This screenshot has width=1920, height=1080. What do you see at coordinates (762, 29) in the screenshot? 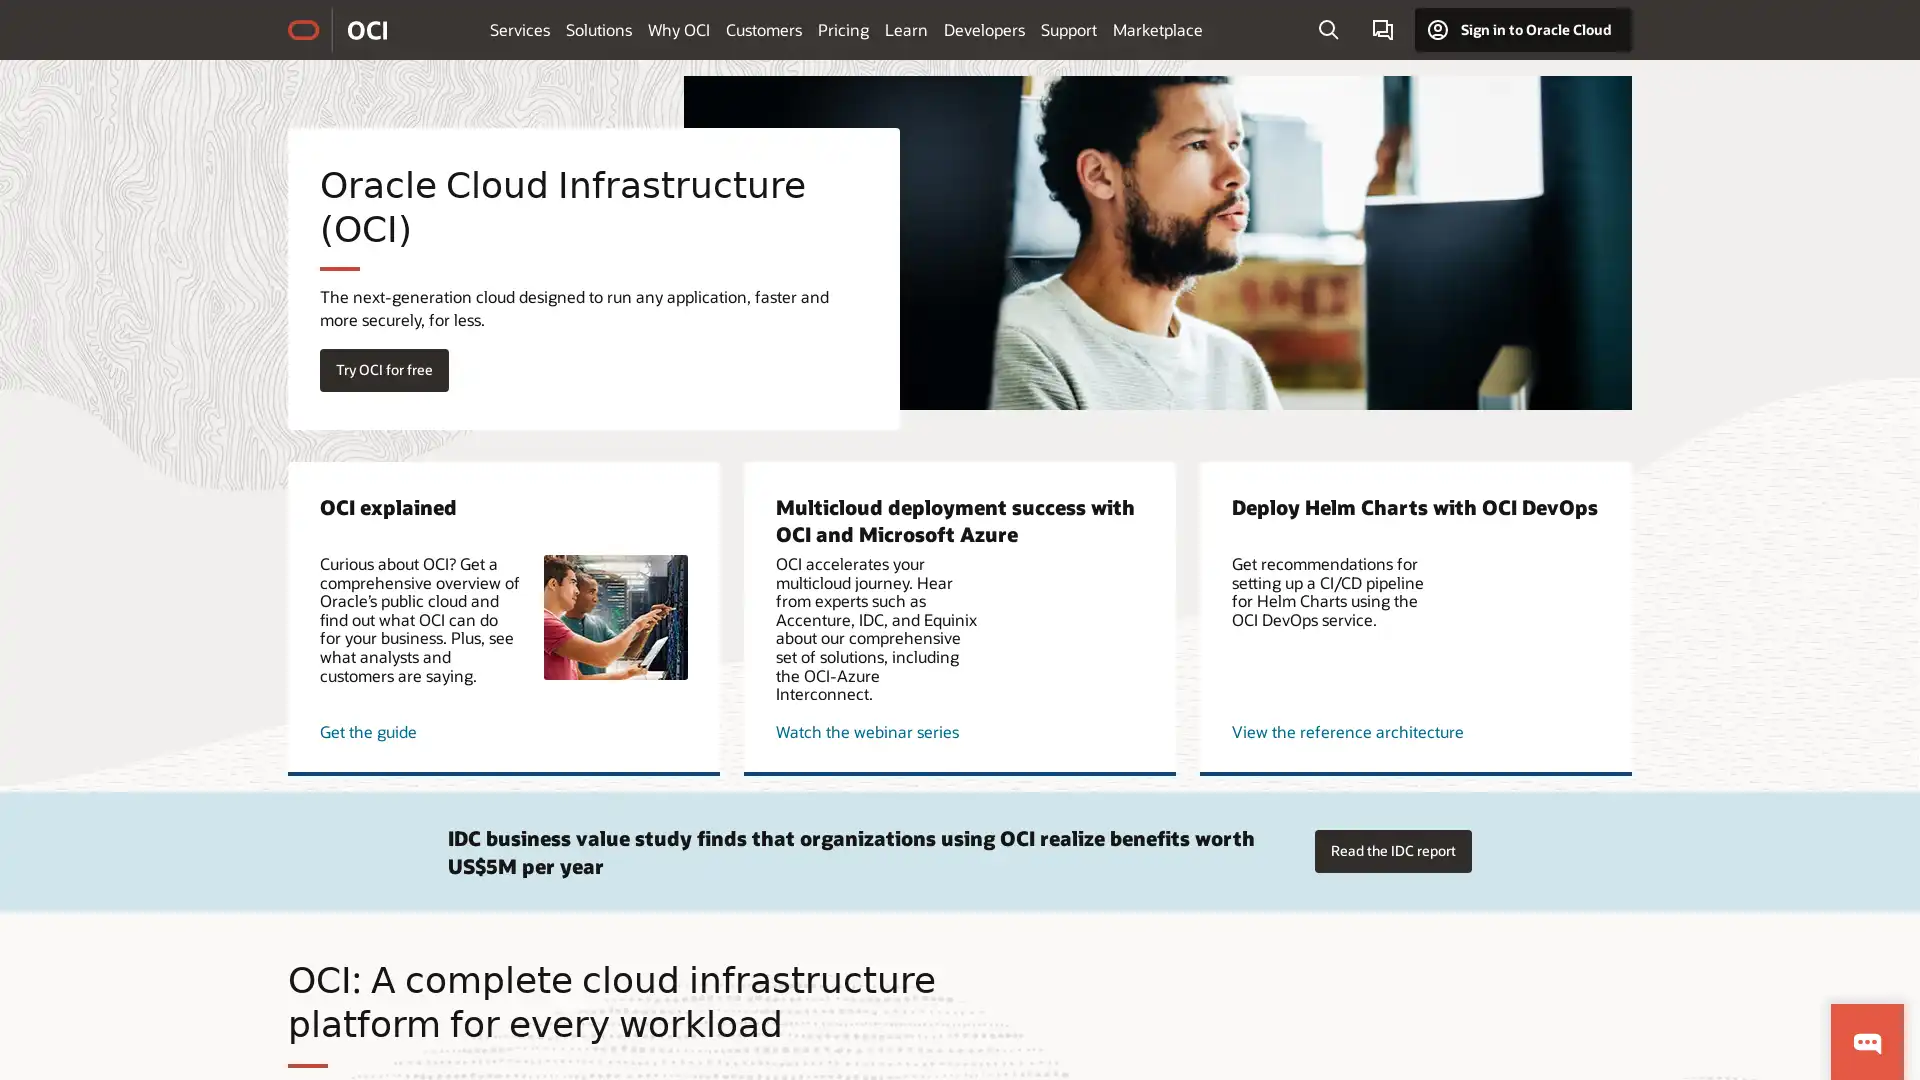
I see `Customers` at bounding box center [762, 29].